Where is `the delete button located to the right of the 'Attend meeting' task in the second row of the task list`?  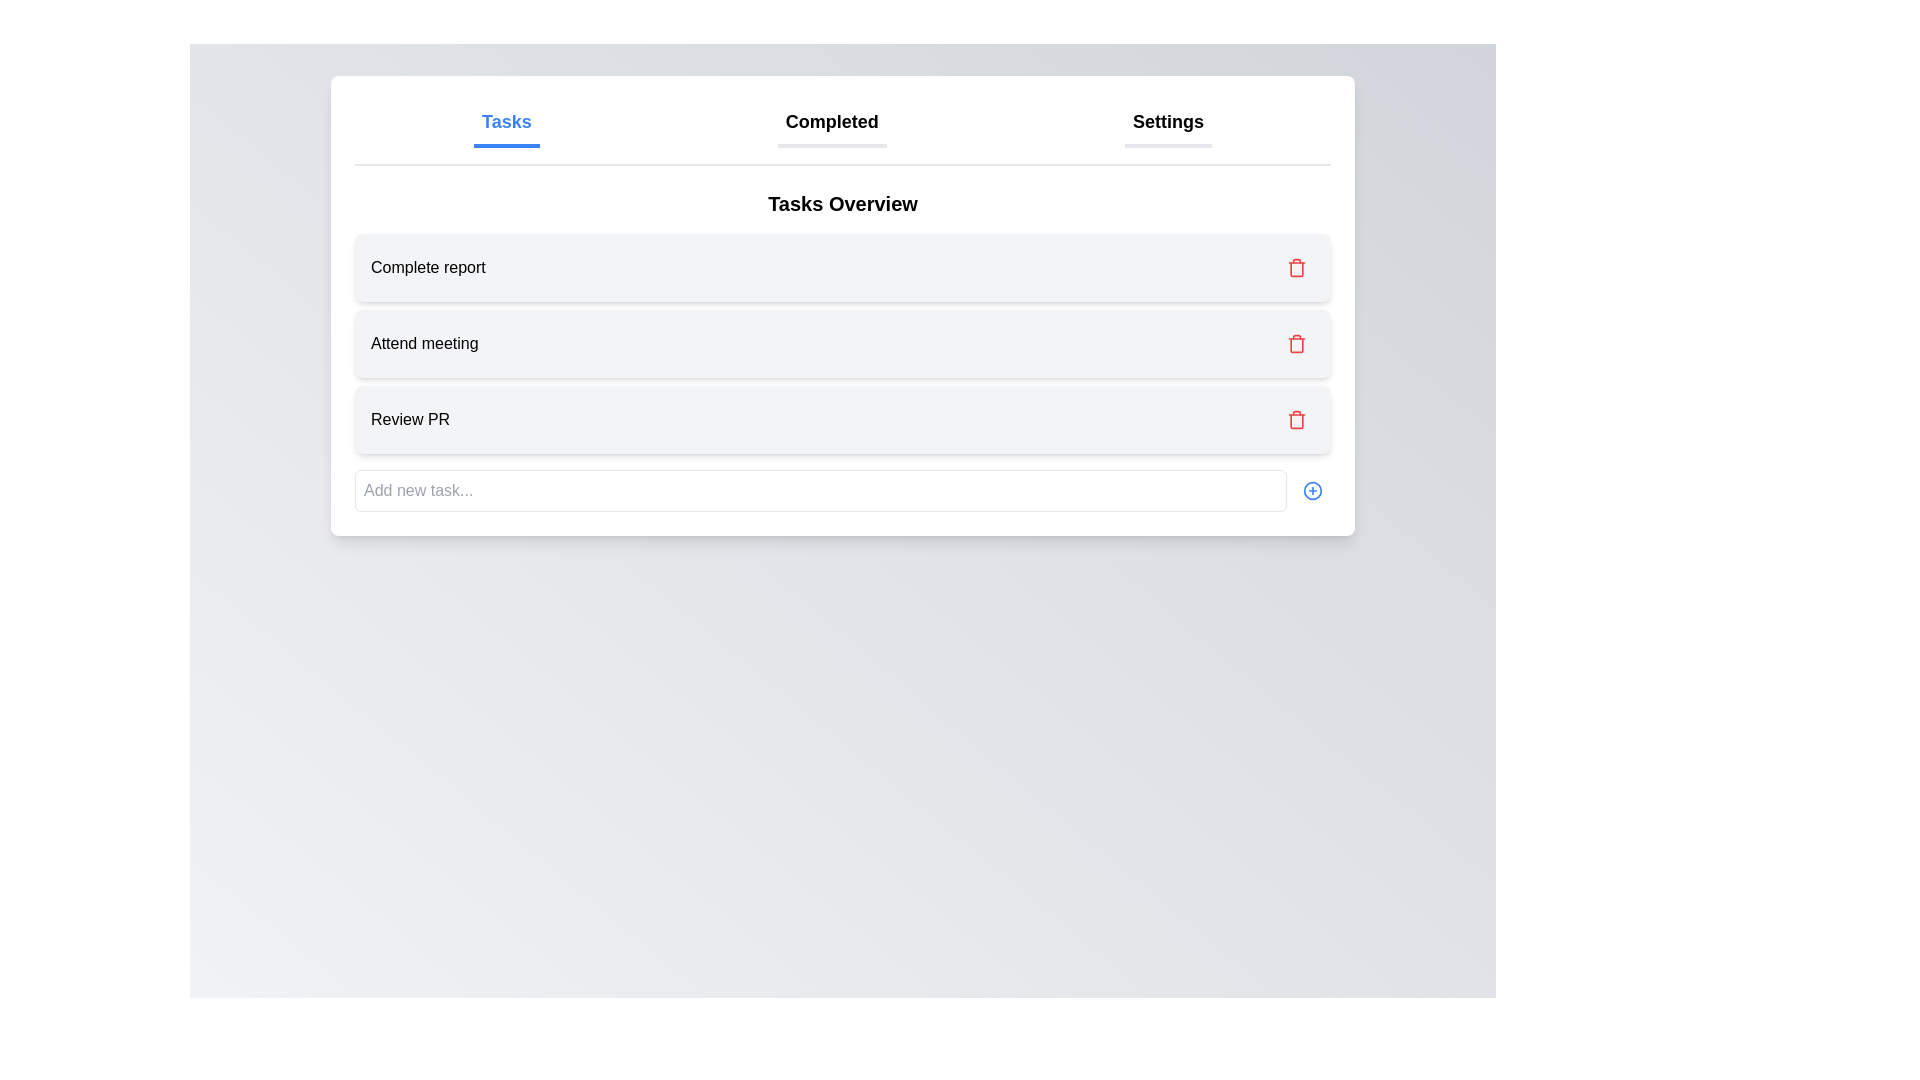
the delete button located to the right of the 'Attend meeting' task in the second row of the task list is located at coordinates (1296, 342).